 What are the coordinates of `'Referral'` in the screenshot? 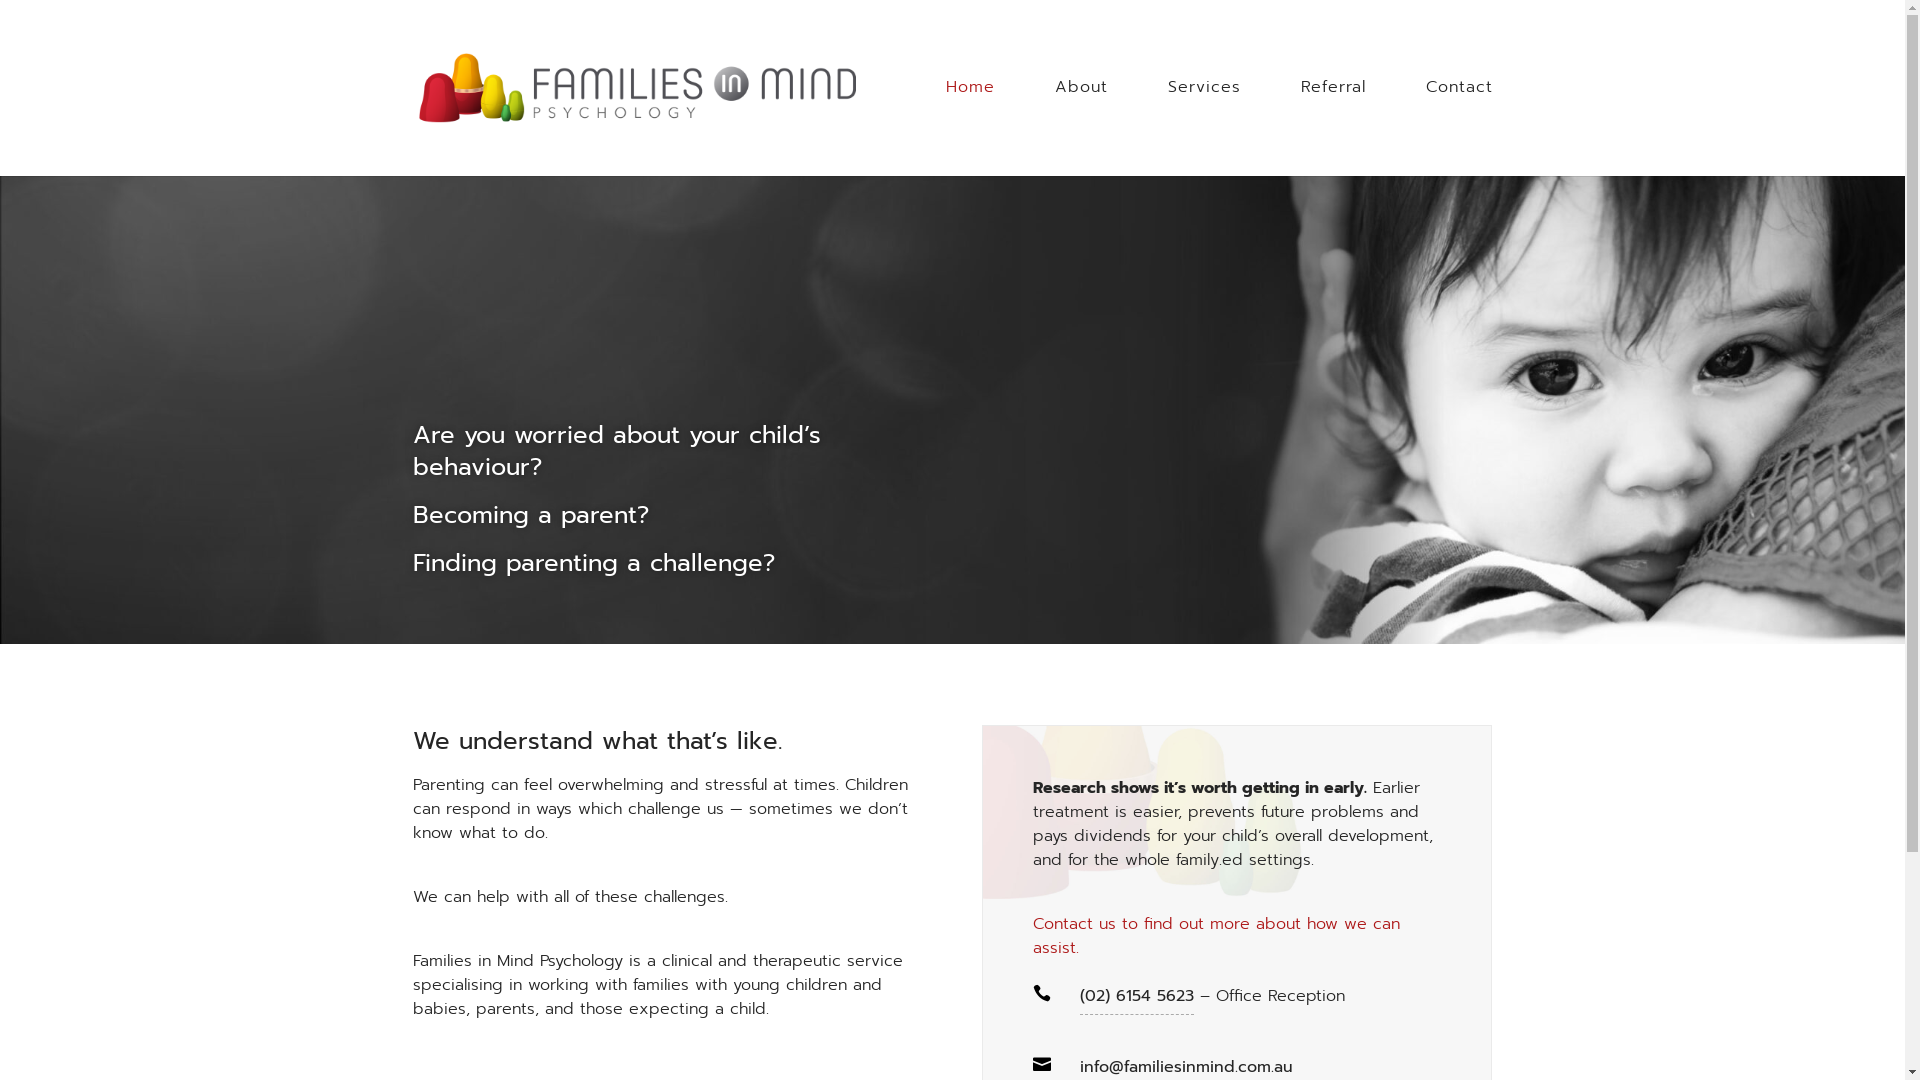 It's located at (1332, 111).